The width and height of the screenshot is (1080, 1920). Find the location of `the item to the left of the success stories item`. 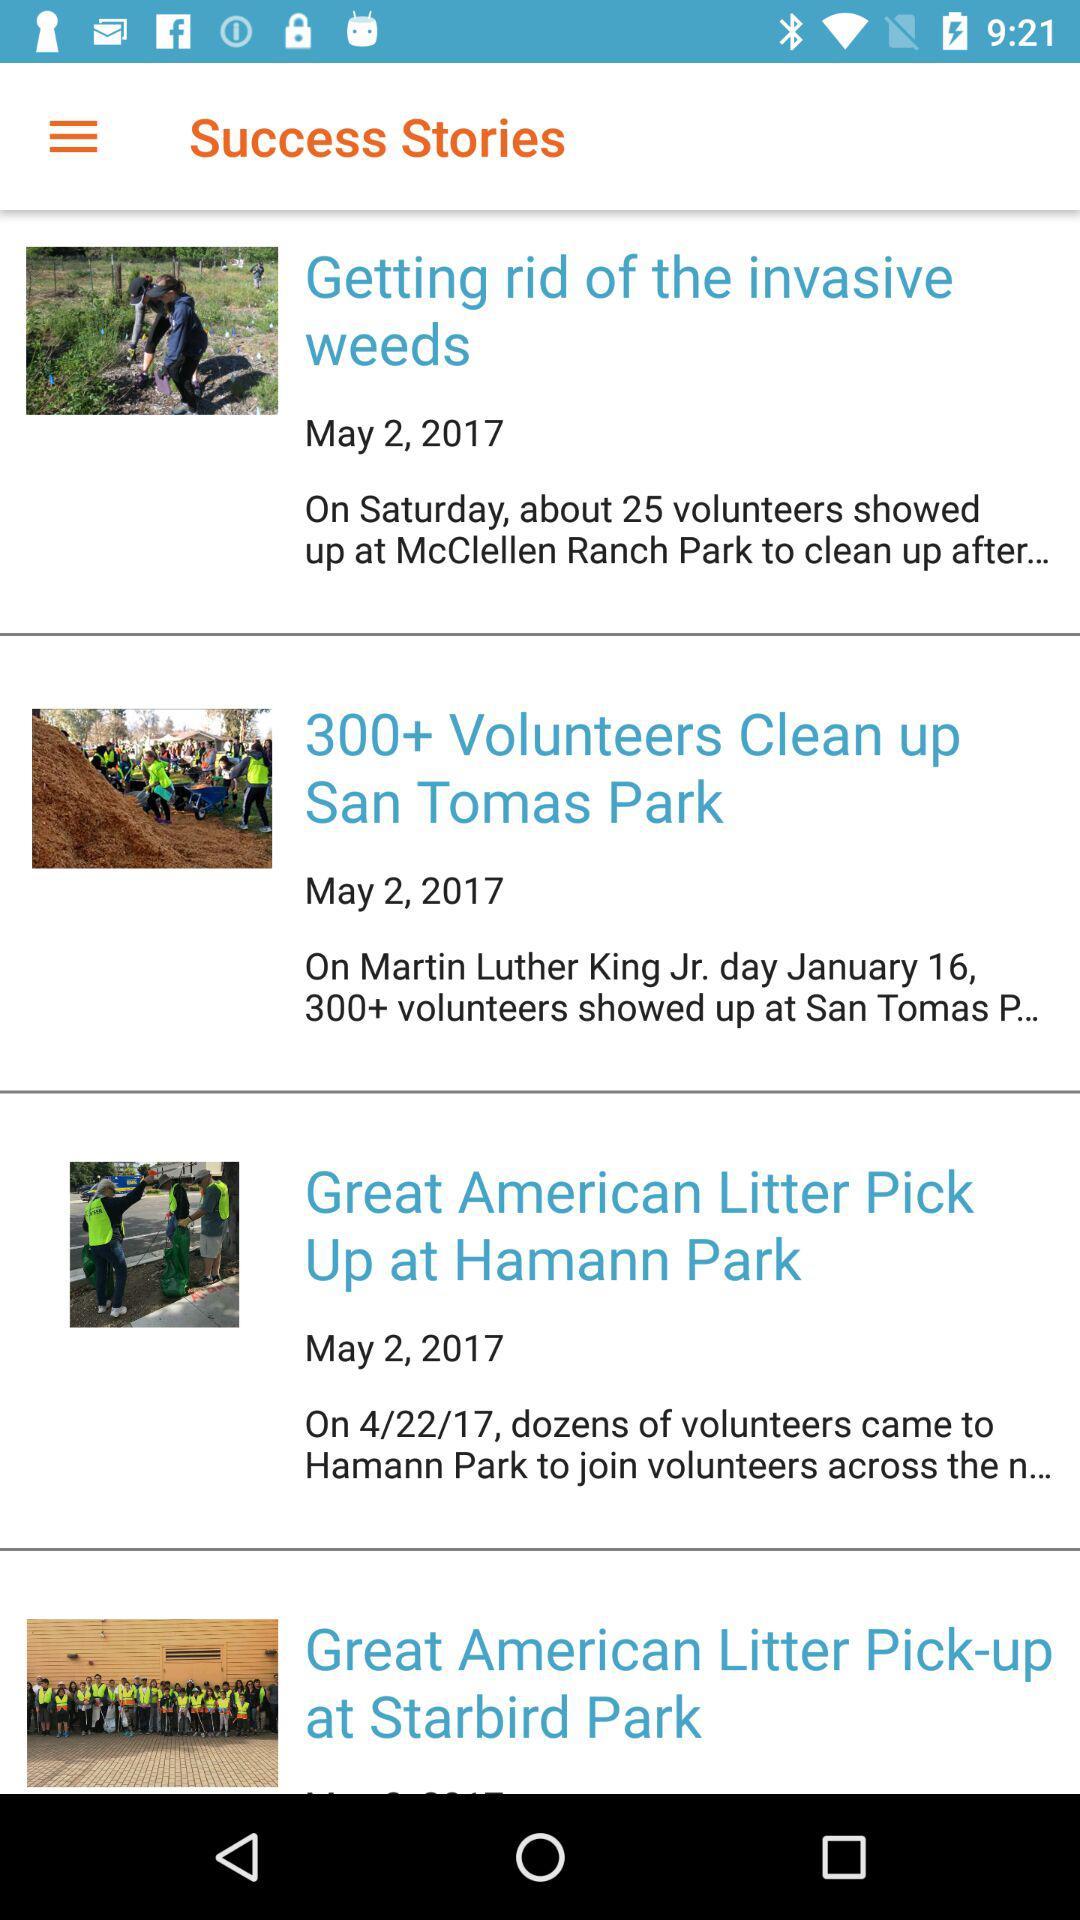

the item to the left of the success stories item is located at coordinates (72, 135).